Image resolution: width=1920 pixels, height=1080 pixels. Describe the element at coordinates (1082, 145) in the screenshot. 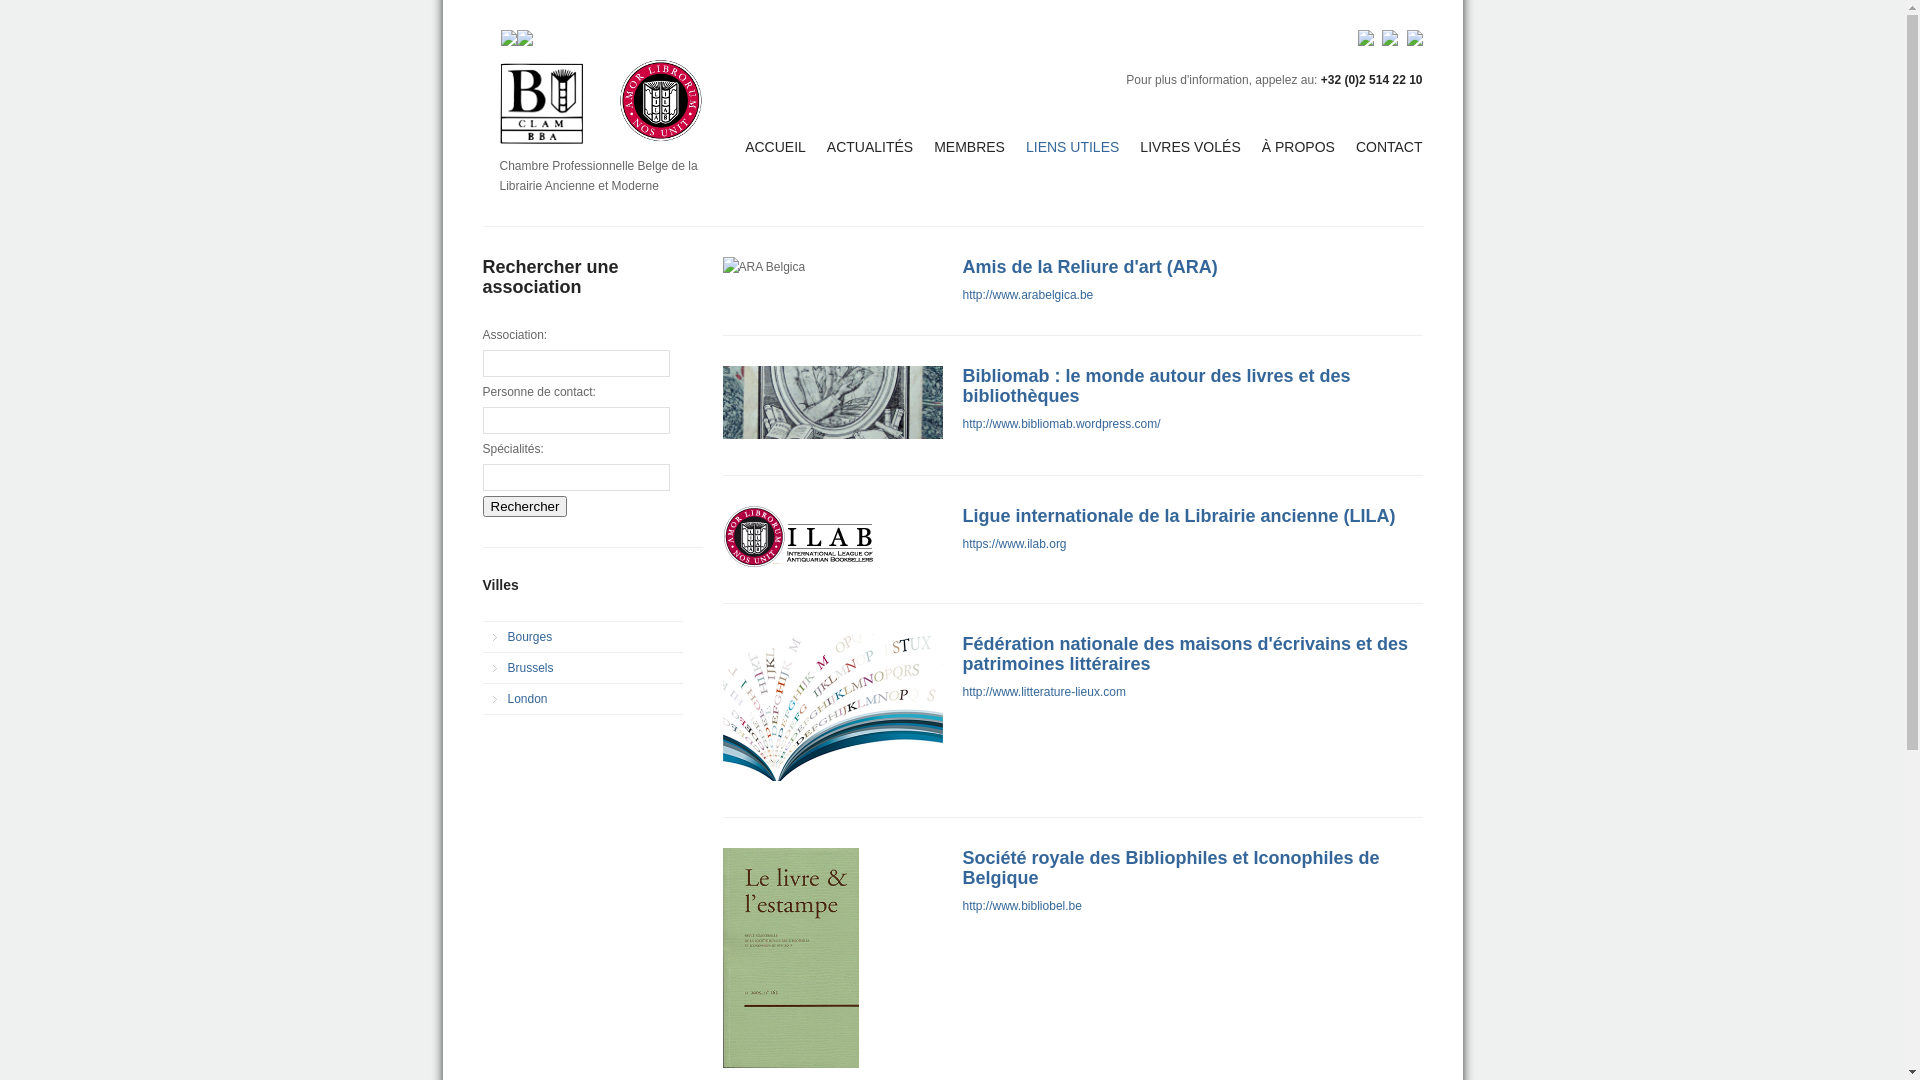

I see `'LIENS UTILES'` at that location.